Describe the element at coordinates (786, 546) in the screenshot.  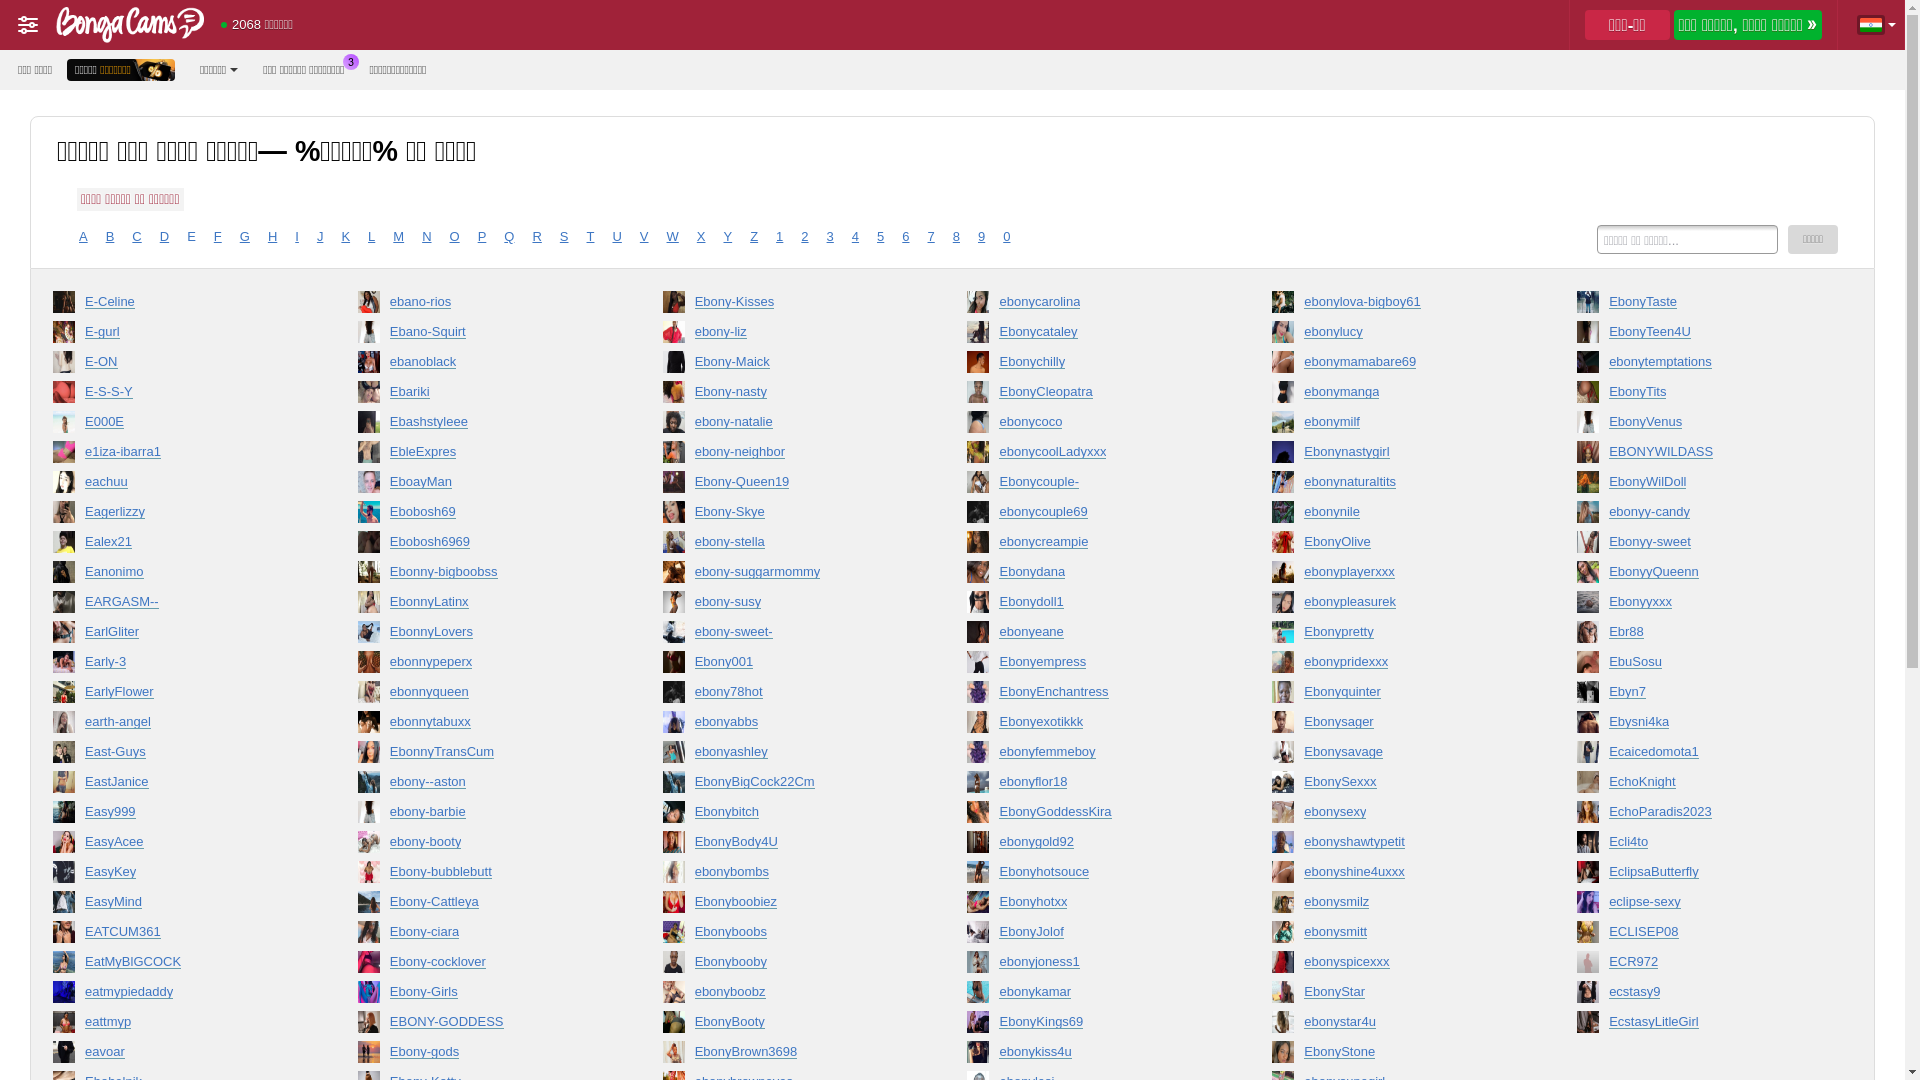
I see `'ebony-stella'` at that location.